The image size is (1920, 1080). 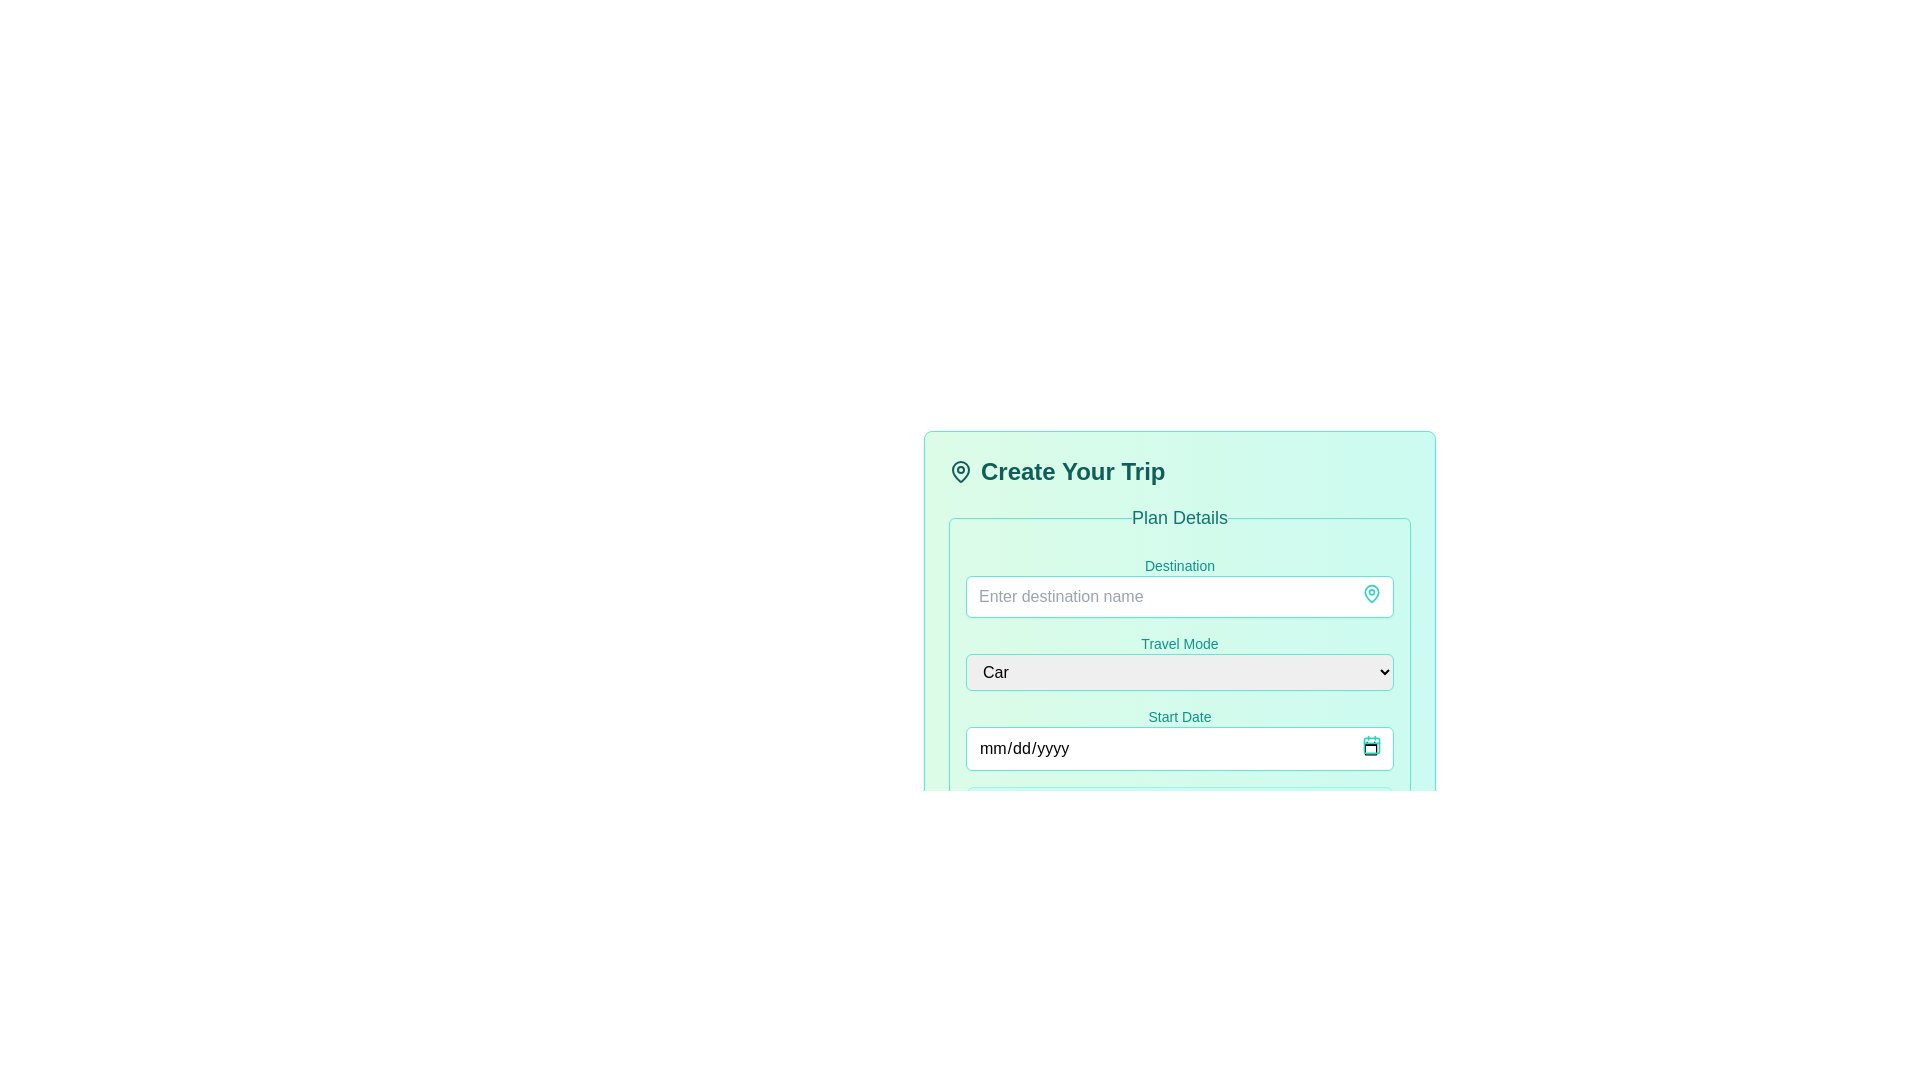 What do you see at coordinates (1371, 593) in the screenshot?
I see `the map pin icon with a teal outline located next to the 'Create Your Trip' heading` at bounding box center [1371, 593].